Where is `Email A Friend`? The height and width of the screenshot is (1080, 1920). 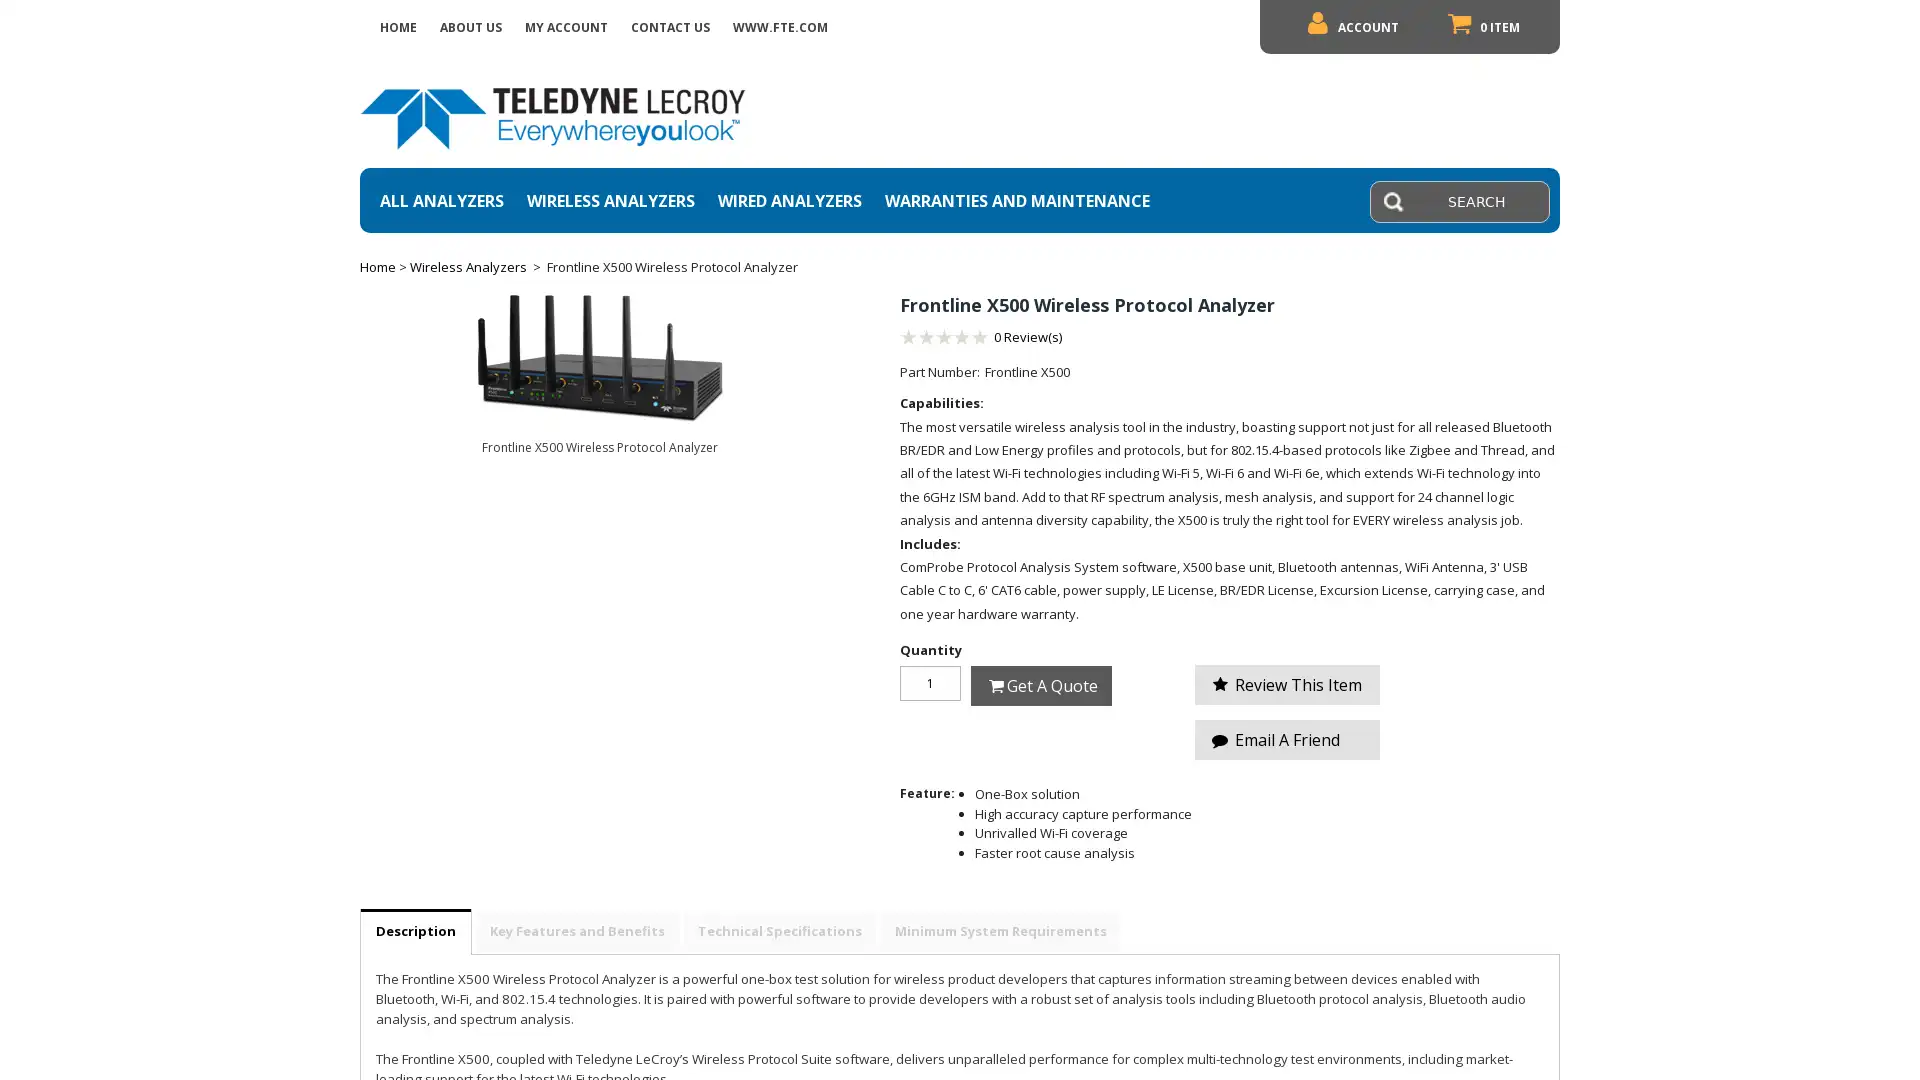 Email A Friend is located at coordinates (1287, 740).